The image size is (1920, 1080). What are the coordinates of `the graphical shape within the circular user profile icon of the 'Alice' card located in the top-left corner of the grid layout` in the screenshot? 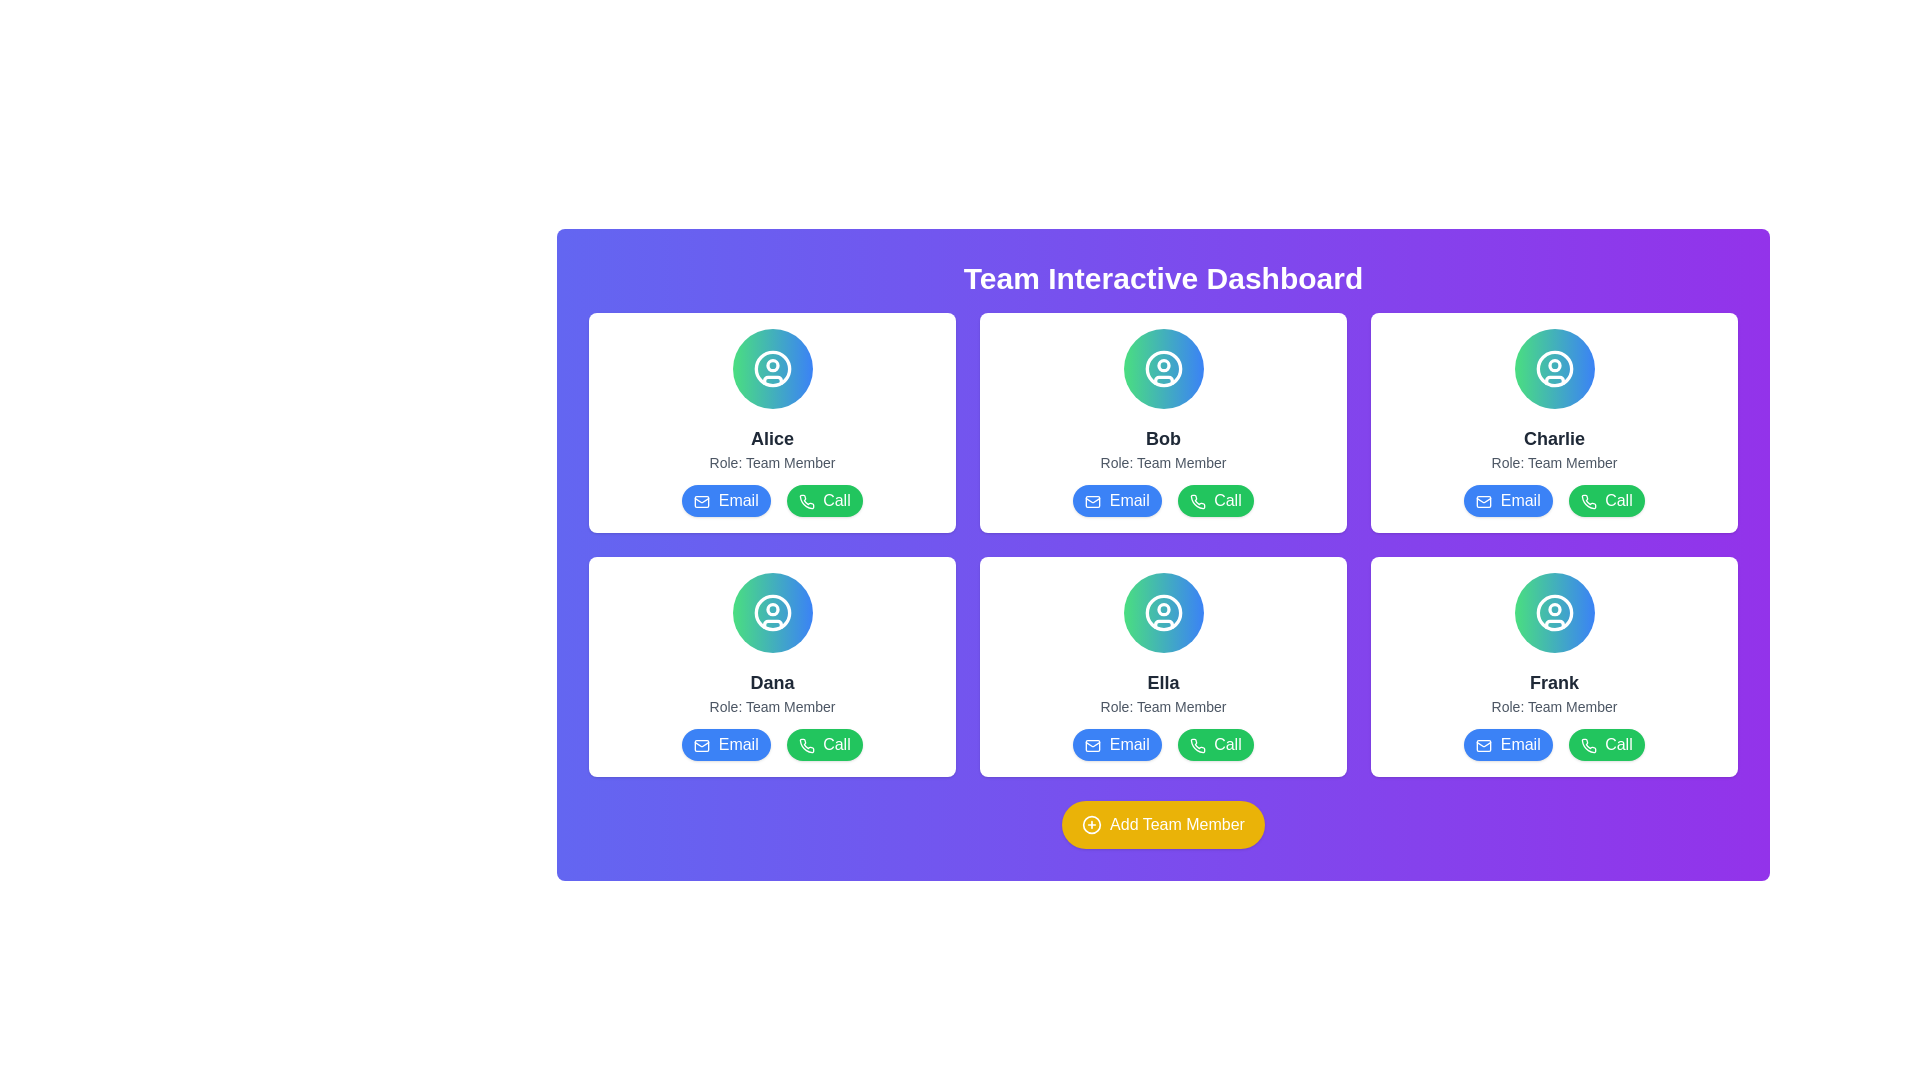 It's located at (771, 365).